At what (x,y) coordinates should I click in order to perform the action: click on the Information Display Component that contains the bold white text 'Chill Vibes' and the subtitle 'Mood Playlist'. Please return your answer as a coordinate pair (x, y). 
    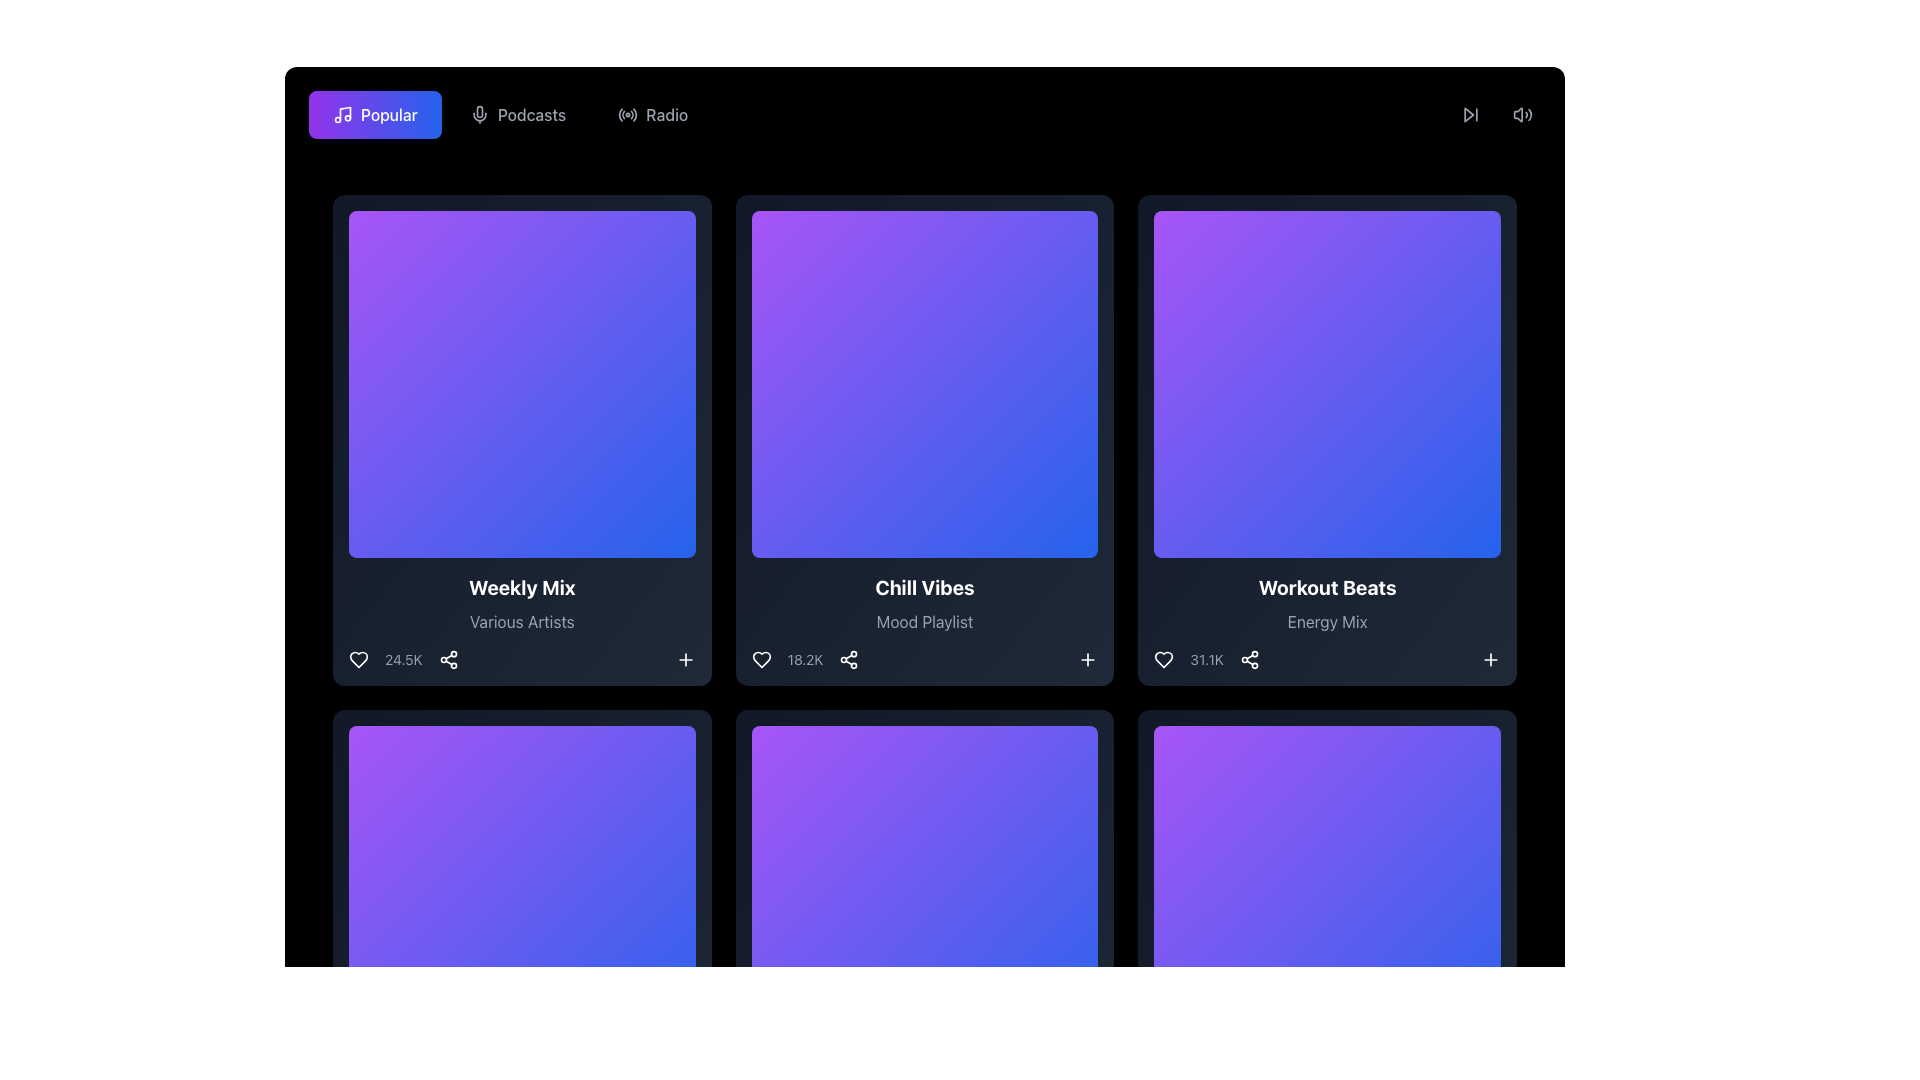
    Looking at the image, I should click on (924, 620).